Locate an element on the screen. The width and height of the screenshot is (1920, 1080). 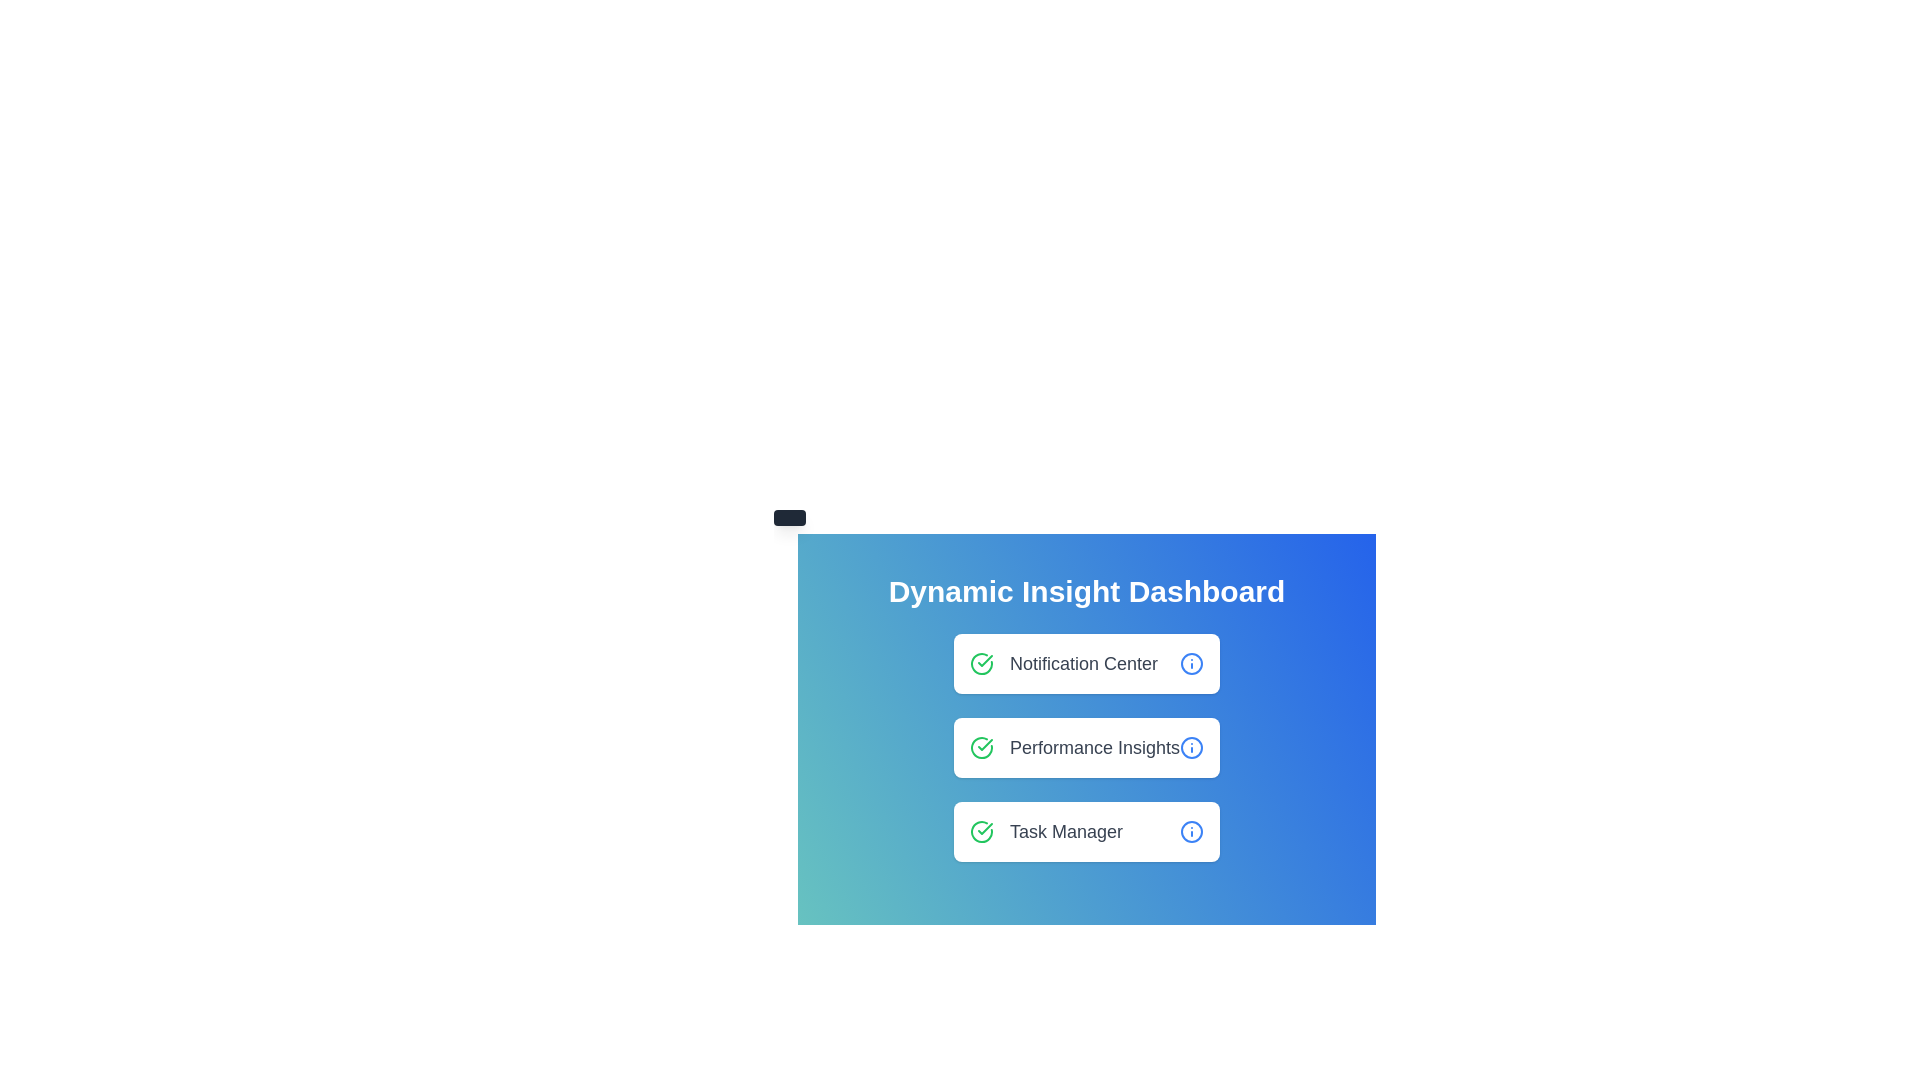
the circular icon located to the right of the 'Performance Insights' text in the middle row of modules on the blue panel is located at coordinates (1191, 748).